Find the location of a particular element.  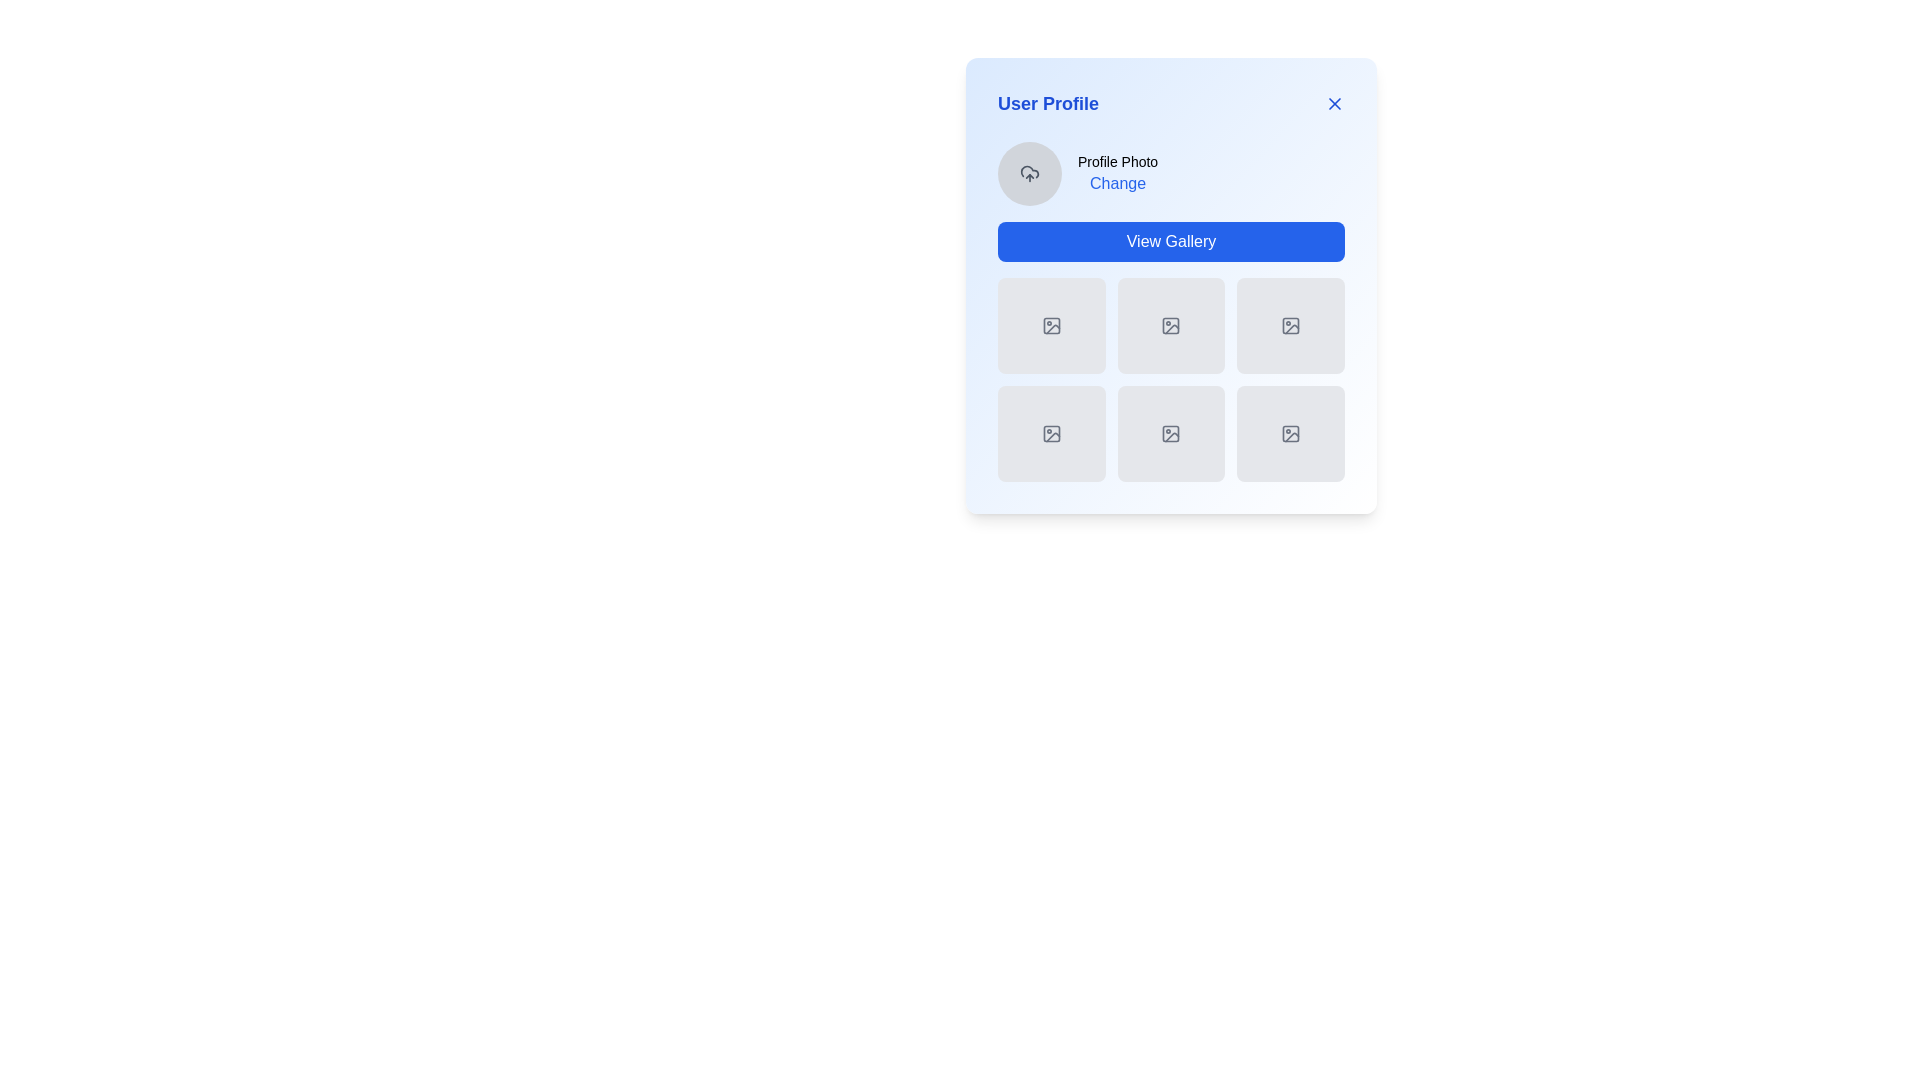

the 'Change' textual link that allows users to modify their profile photo, which is located to the right of the 'Profile Photo' label is located at coordinates (1117, 184).